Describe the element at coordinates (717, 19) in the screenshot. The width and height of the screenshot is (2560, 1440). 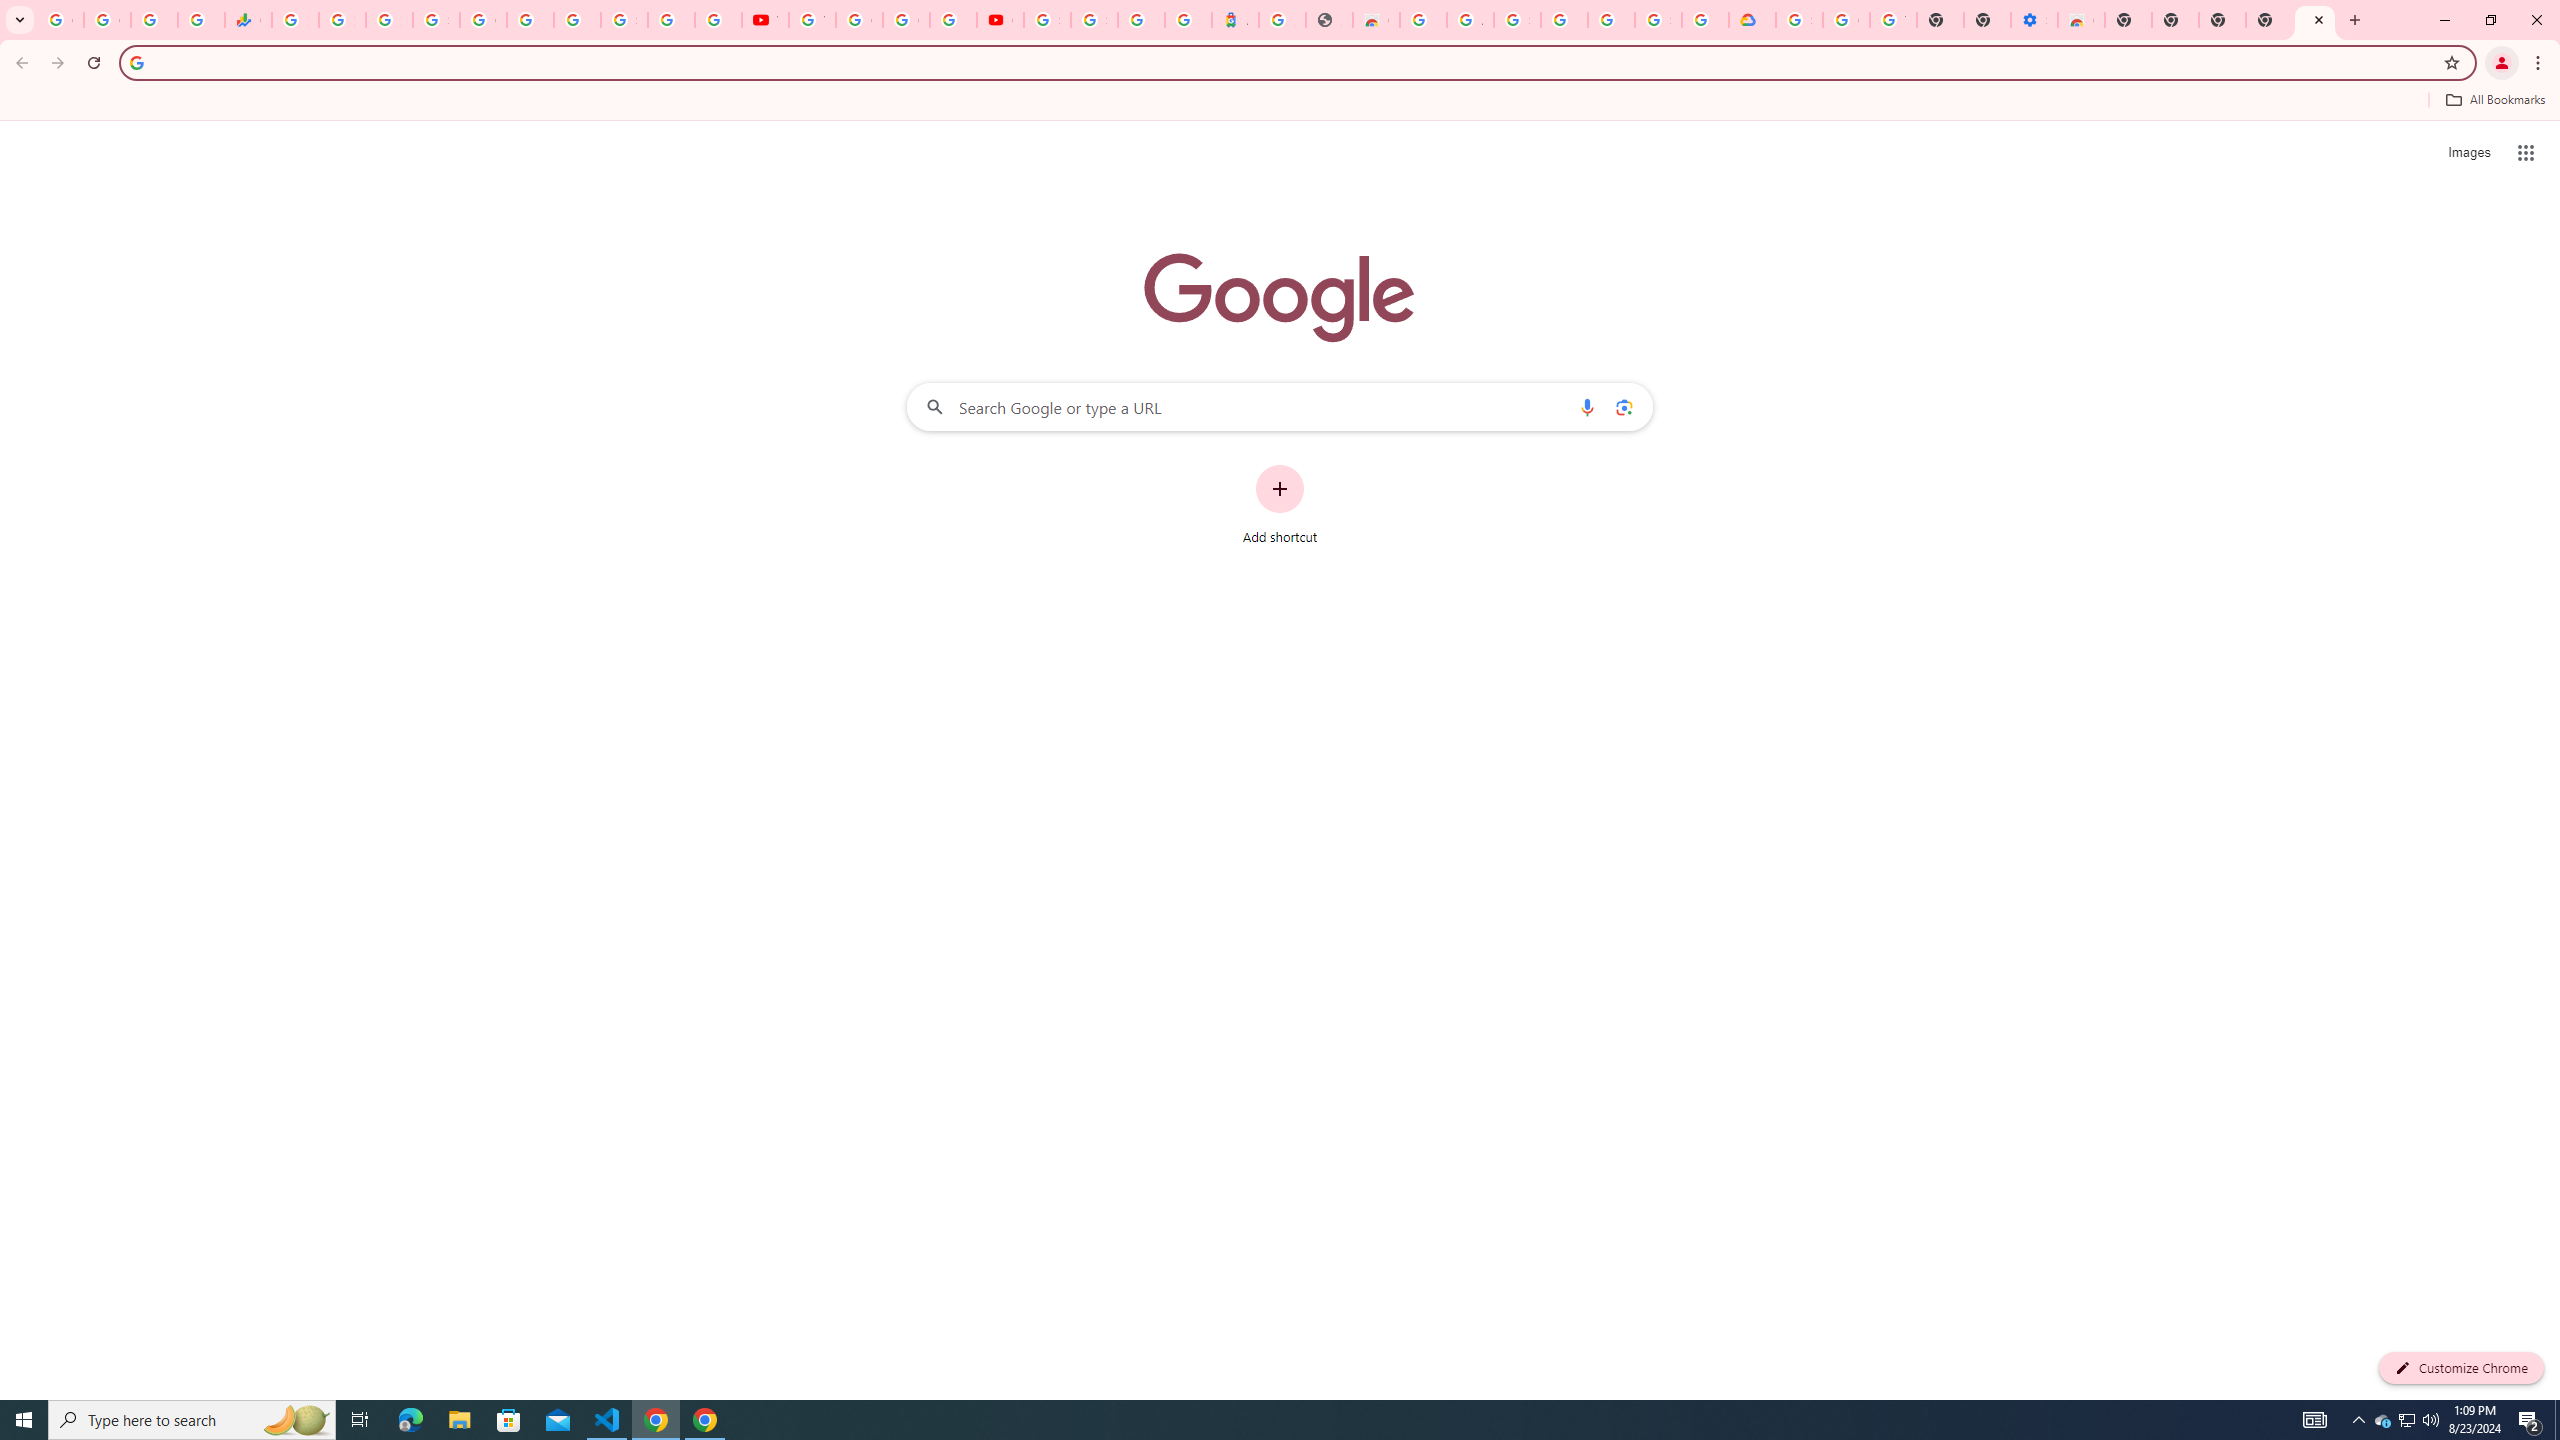
I see `'Privacy Checkup'` at that location.